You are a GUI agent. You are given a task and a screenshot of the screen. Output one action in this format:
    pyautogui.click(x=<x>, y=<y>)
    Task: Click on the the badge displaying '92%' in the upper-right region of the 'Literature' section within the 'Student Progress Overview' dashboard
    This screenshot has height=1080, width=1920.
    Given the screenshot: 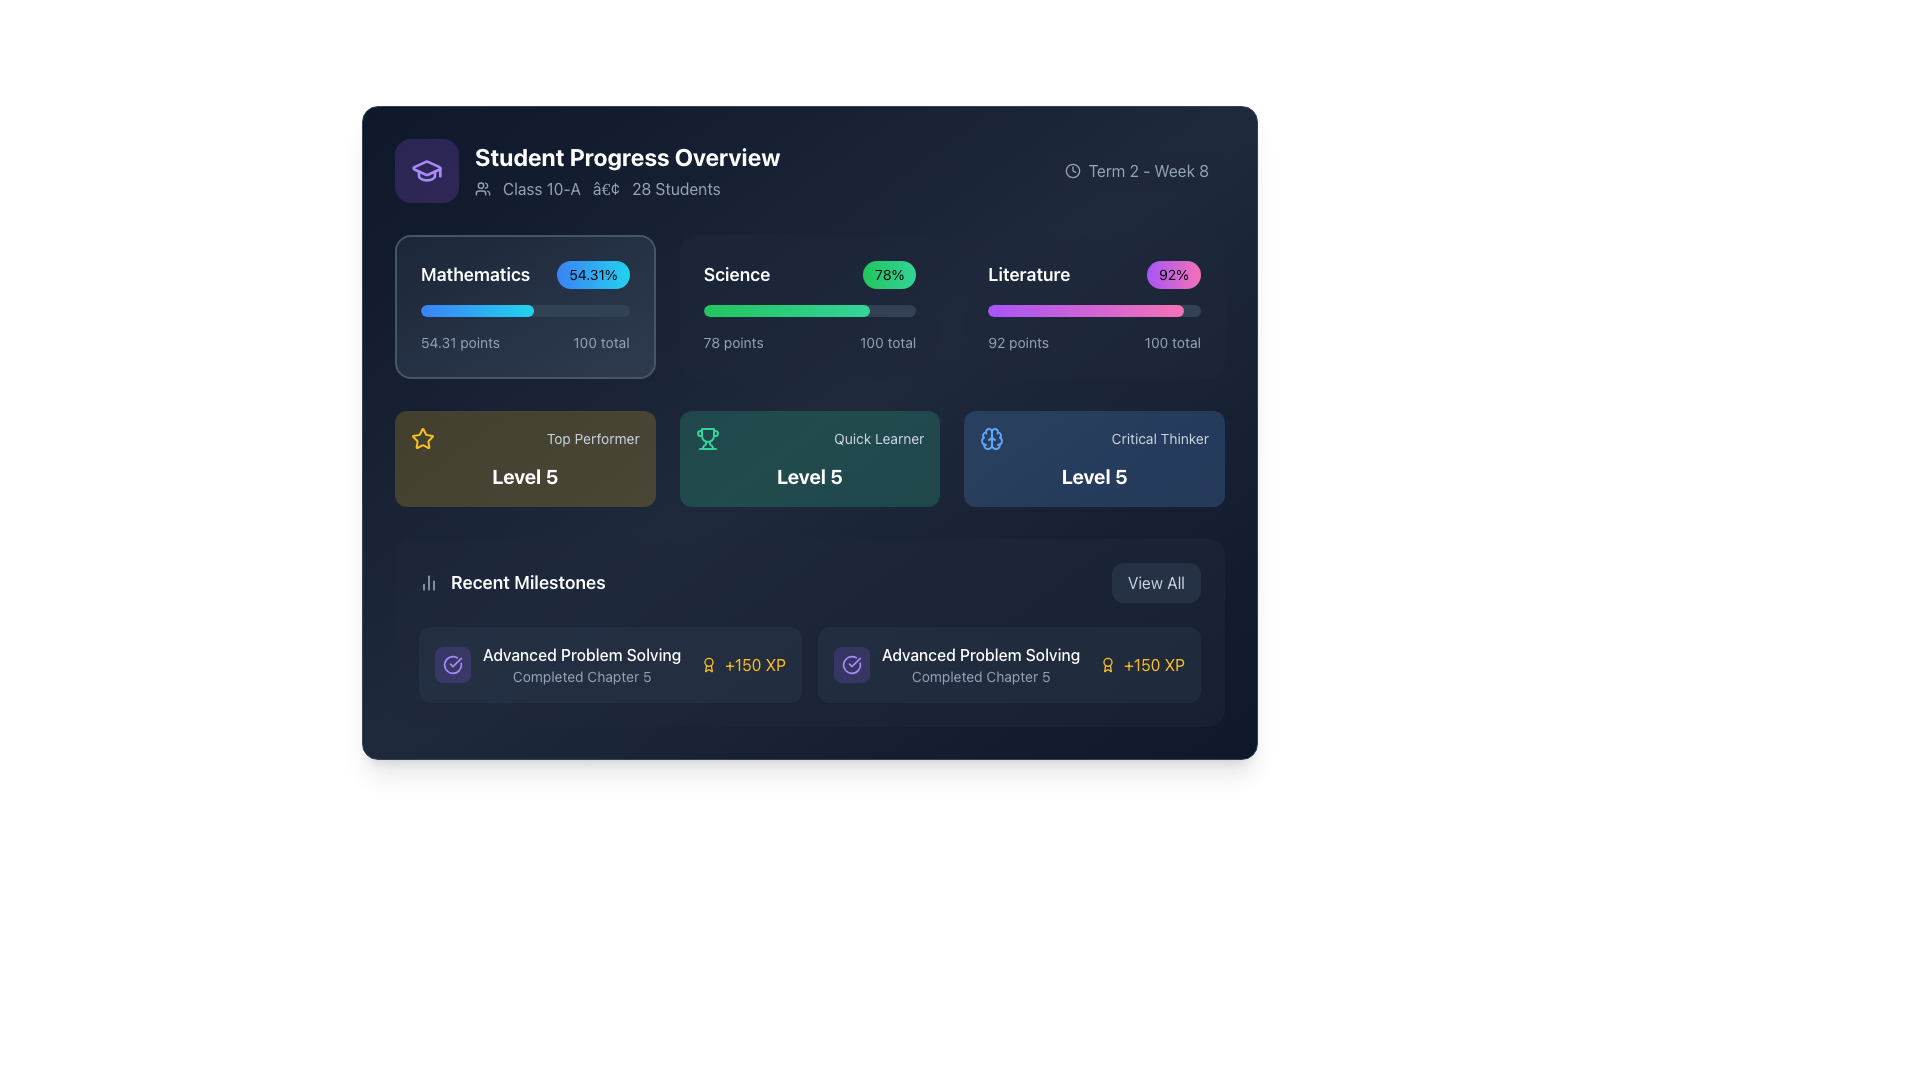 What is the action you would take?
    pyautogui.click(x=1174, y=274)
    